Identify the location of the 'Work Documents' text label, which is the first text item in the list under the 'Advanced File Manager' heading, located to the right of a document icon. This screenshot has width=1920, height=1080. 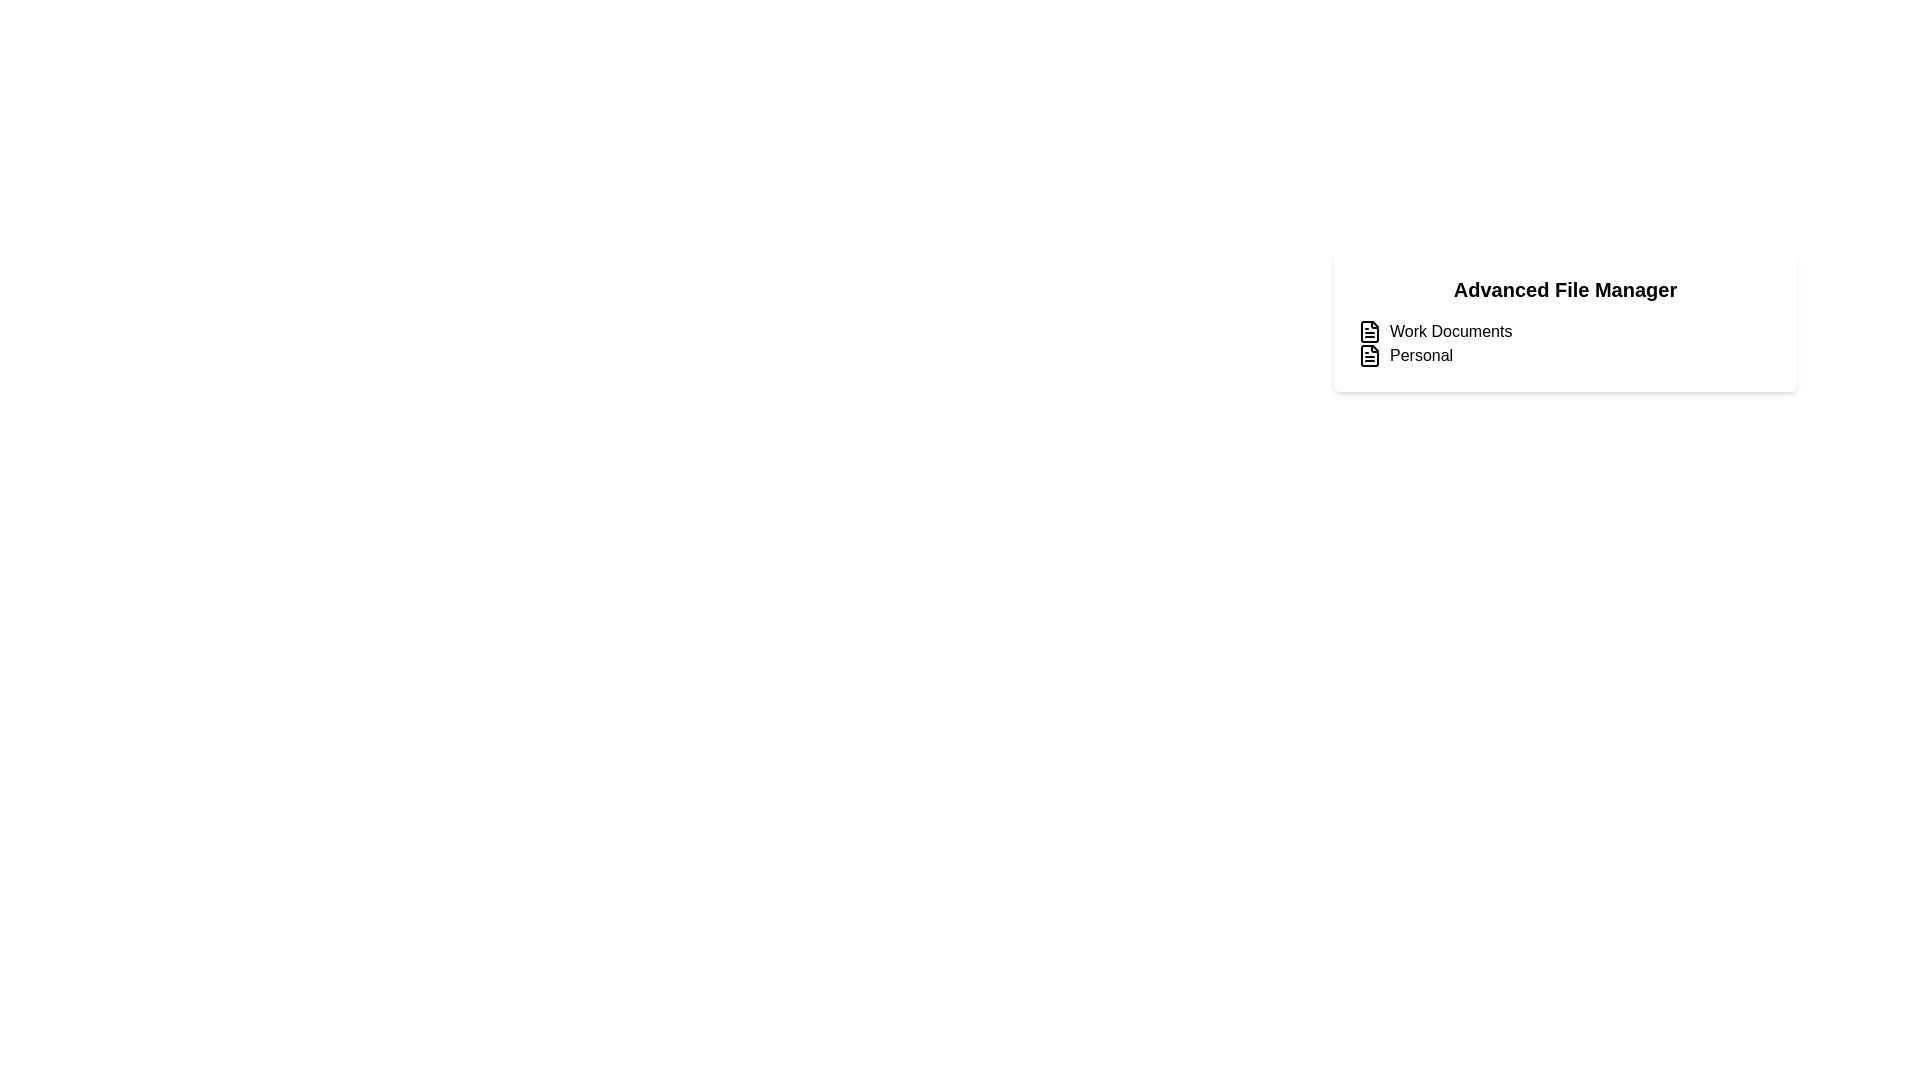
(1451, 330).